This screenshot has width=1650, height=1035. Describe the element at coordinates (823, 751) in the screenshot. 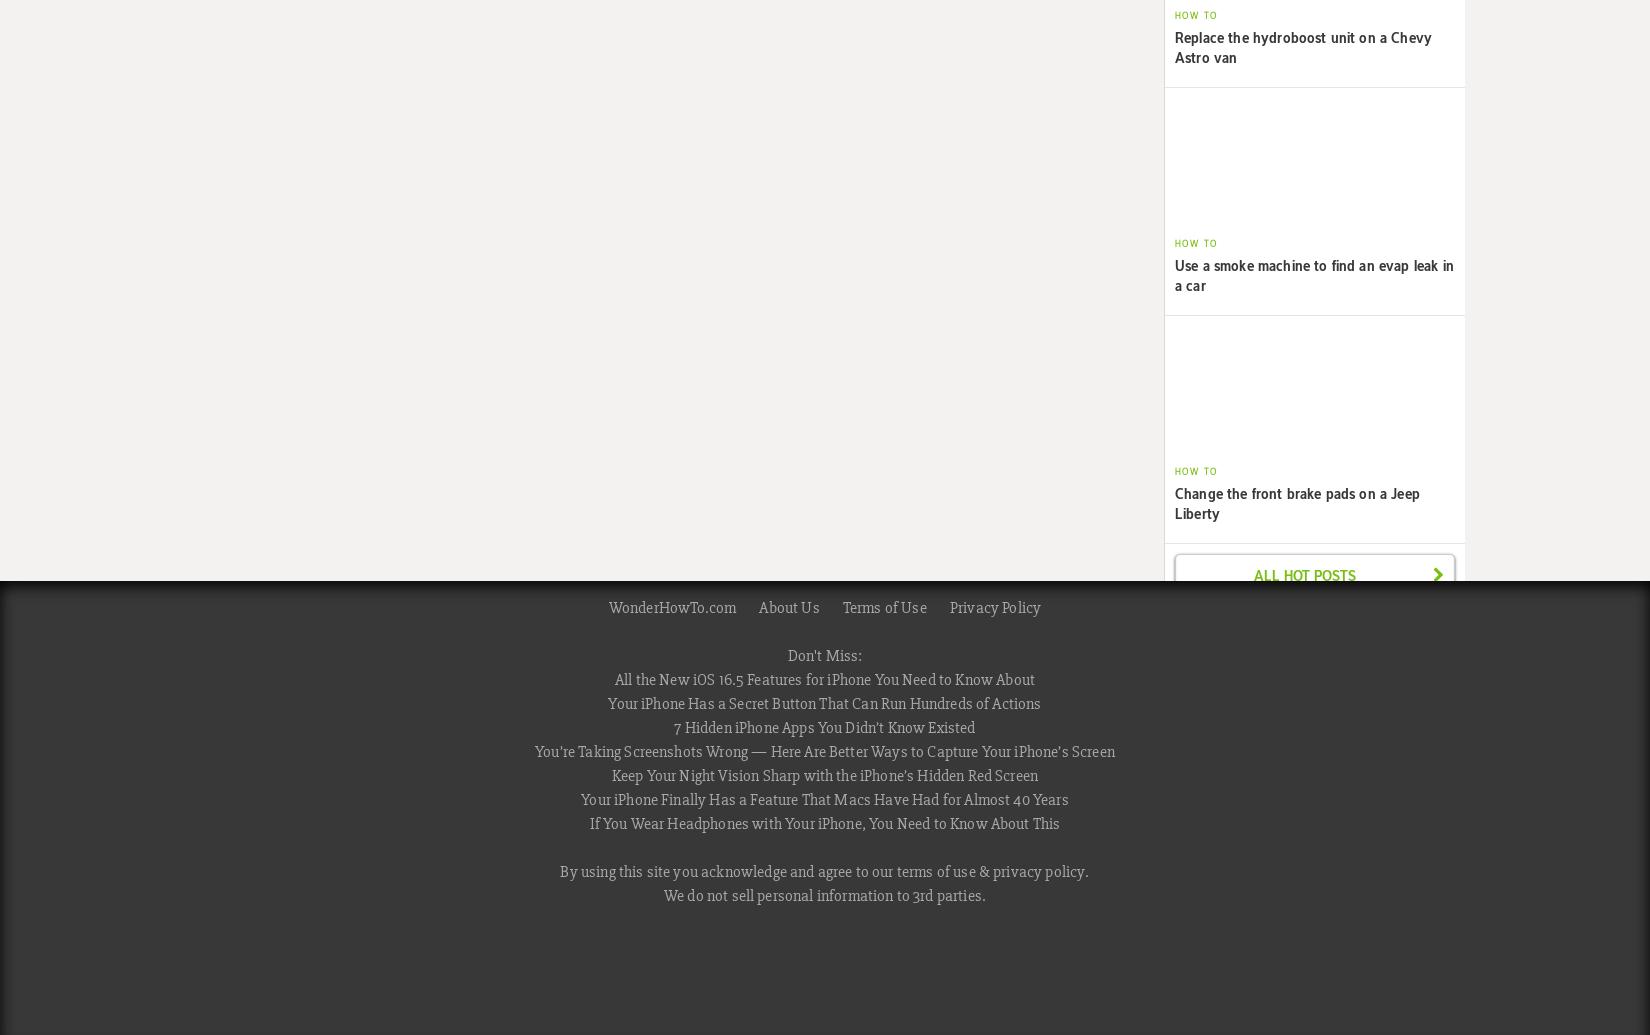

I see `'You’re Taking Screenshots Wrong — Here Are Better Ways to Capture Your iPhone’s Screen'` at that location.